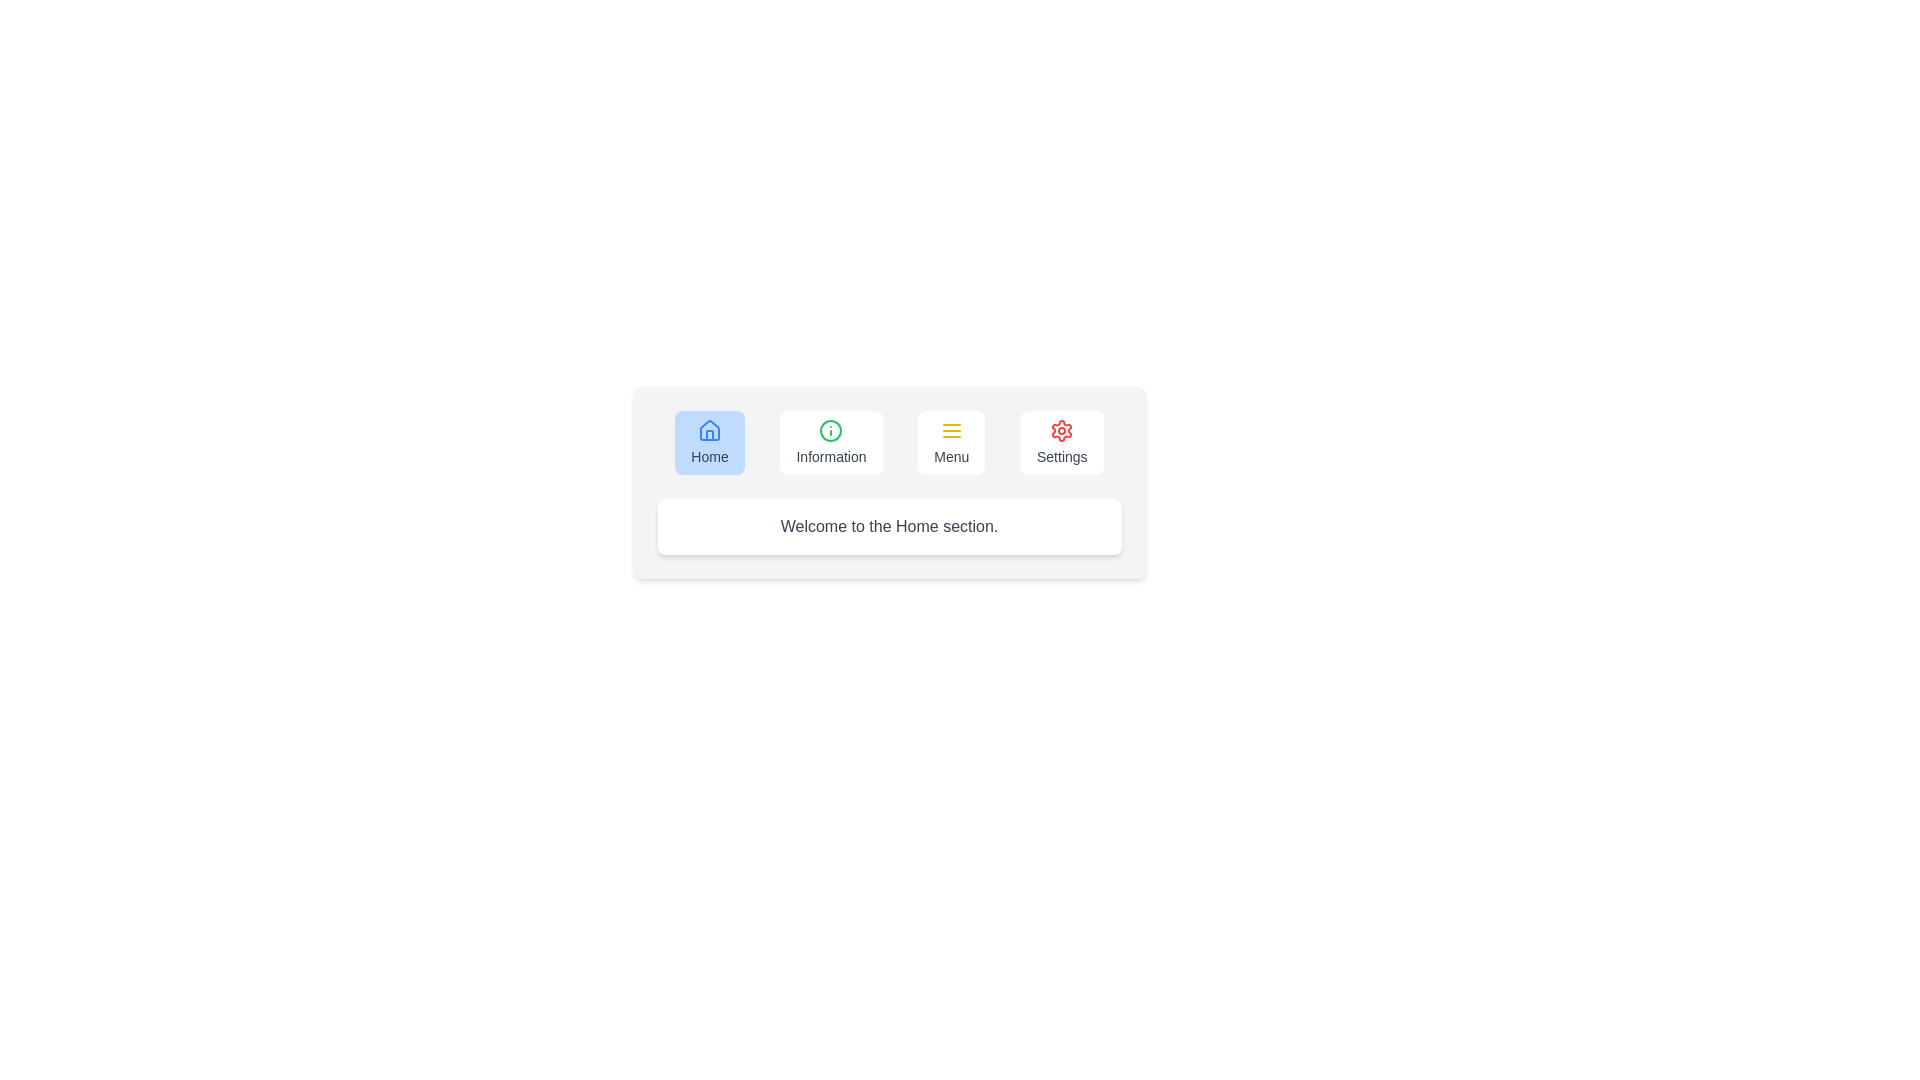 This screenshot has width=1920, height=1080. What do you see at coordinates (1061, 456) in the screenshot?
I see `the 'Settings' text label, which is located in the bottom section of the fourth card in a row of navigation options at the upper region of the interface` at bounding box center [1061, 456].